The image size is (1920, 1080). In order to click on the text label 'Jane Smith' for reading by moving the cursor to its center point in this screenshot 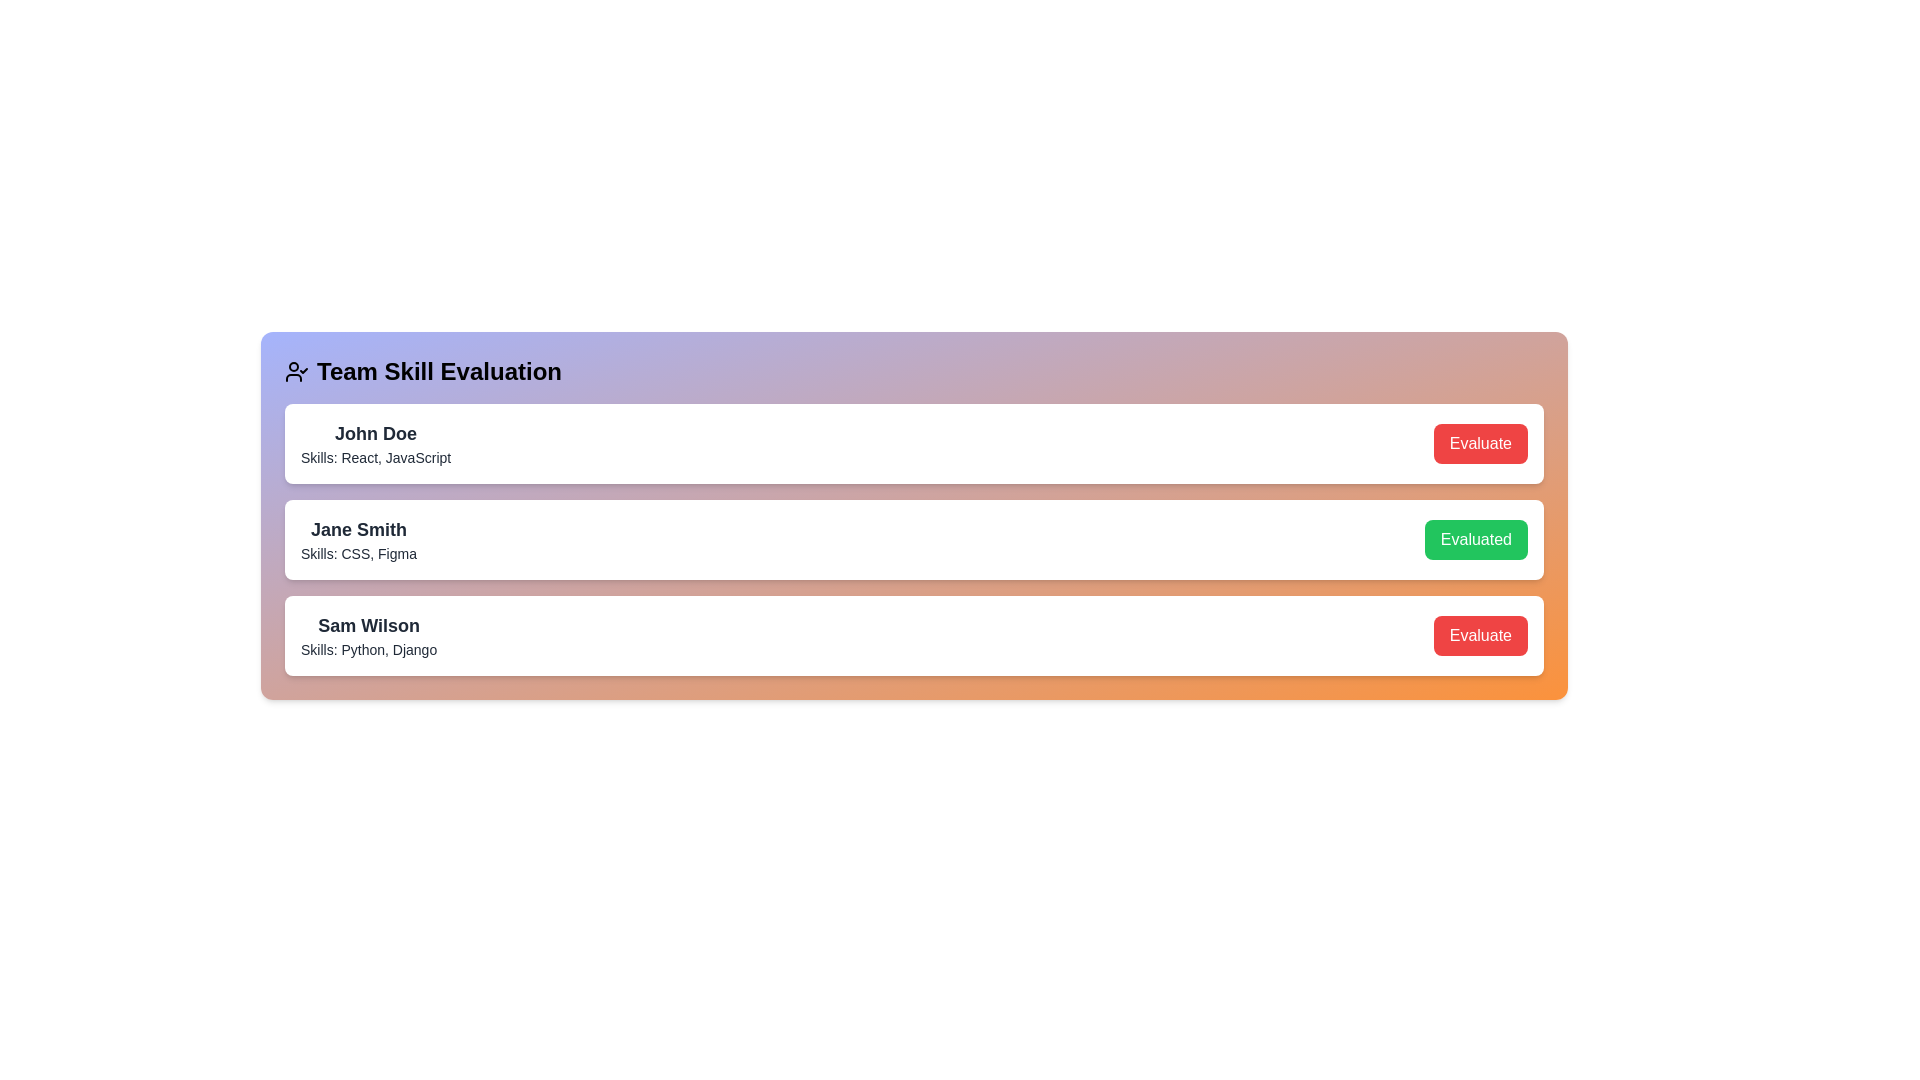, I will do `click(359, 528)`.